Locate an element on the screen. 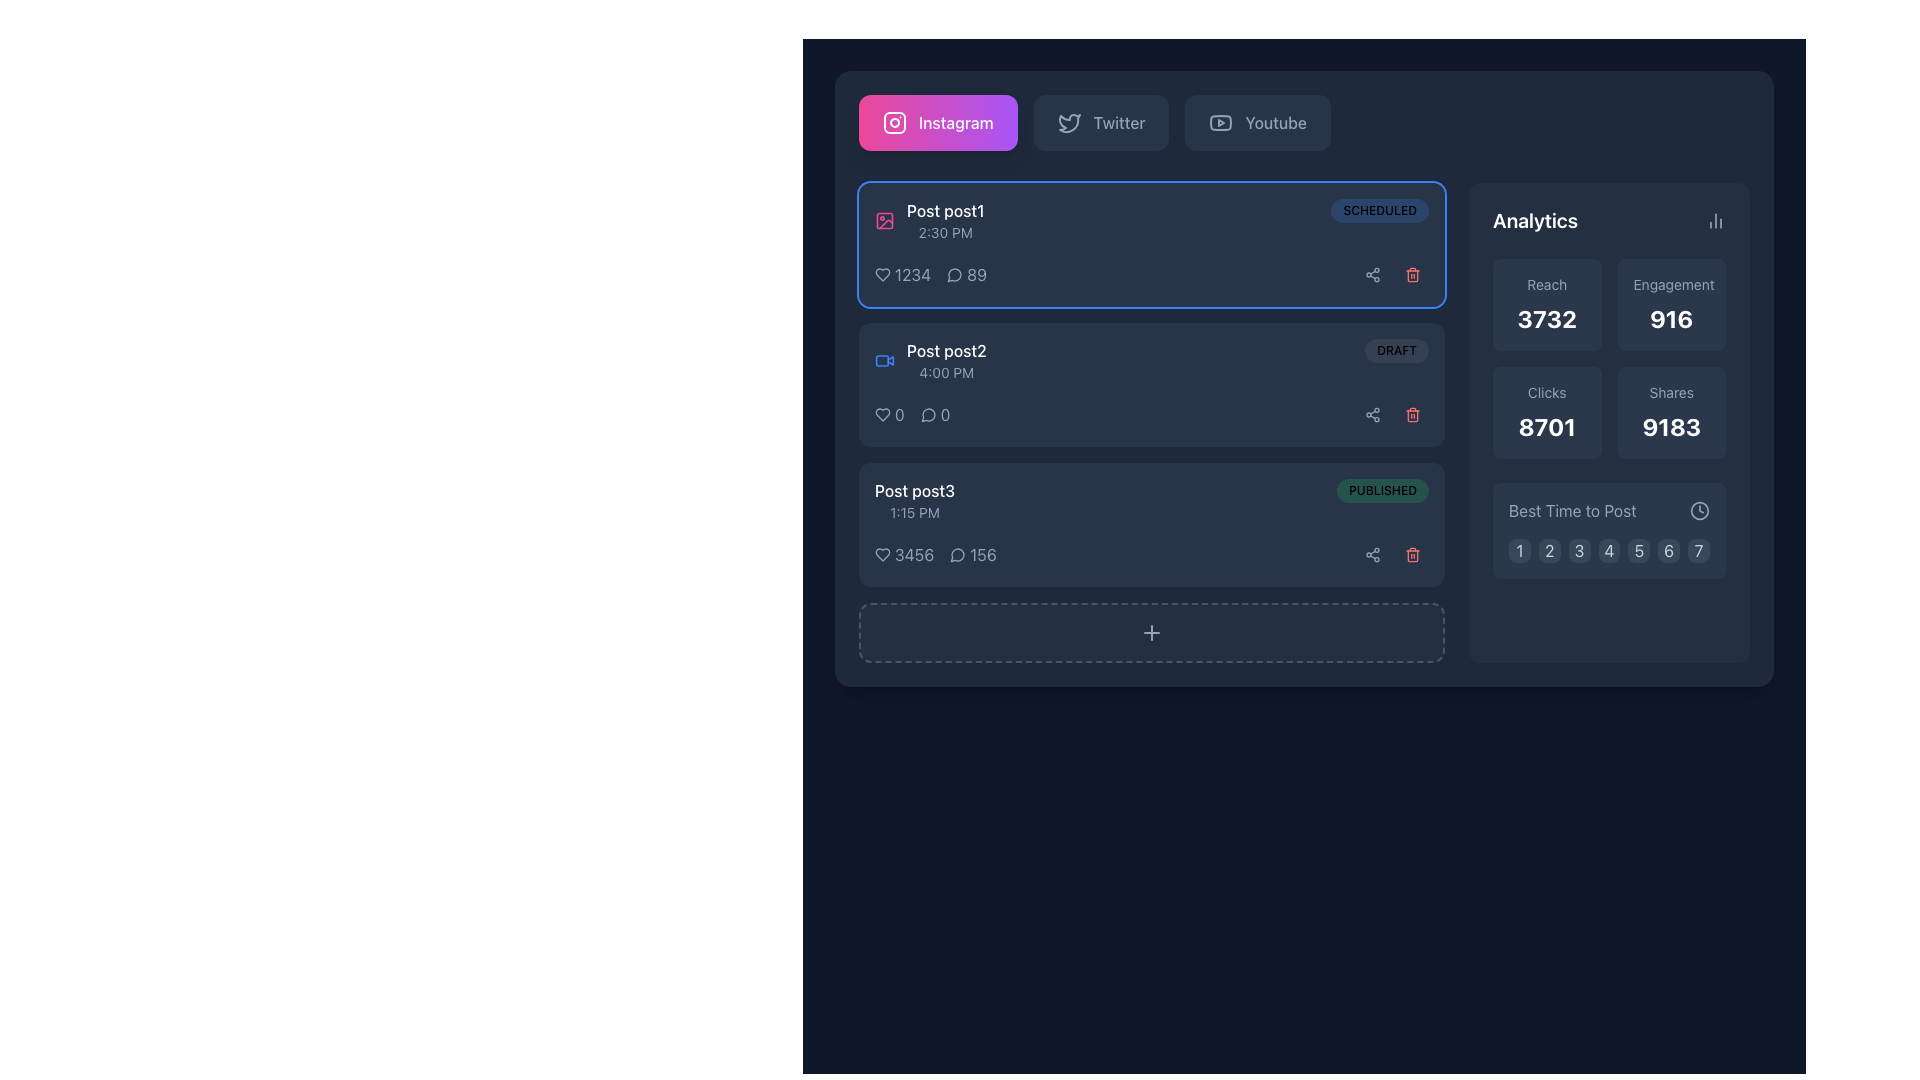 This screenshot has height=1080, width=1920. the Twitter button, which is located in the navigation bar is located at coordinates (1118, 123).